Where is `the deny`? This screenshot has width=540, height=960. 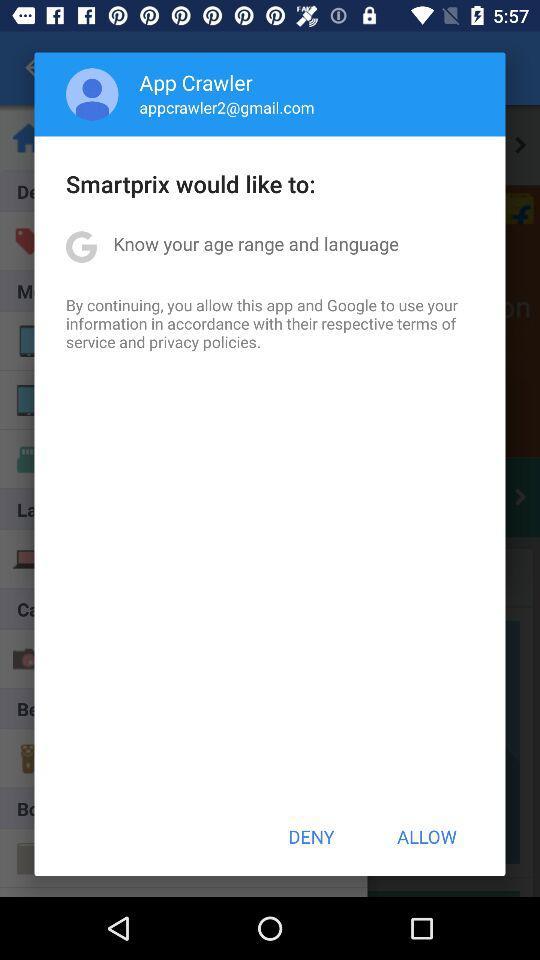 the deny is located at coordinates (311, 836).